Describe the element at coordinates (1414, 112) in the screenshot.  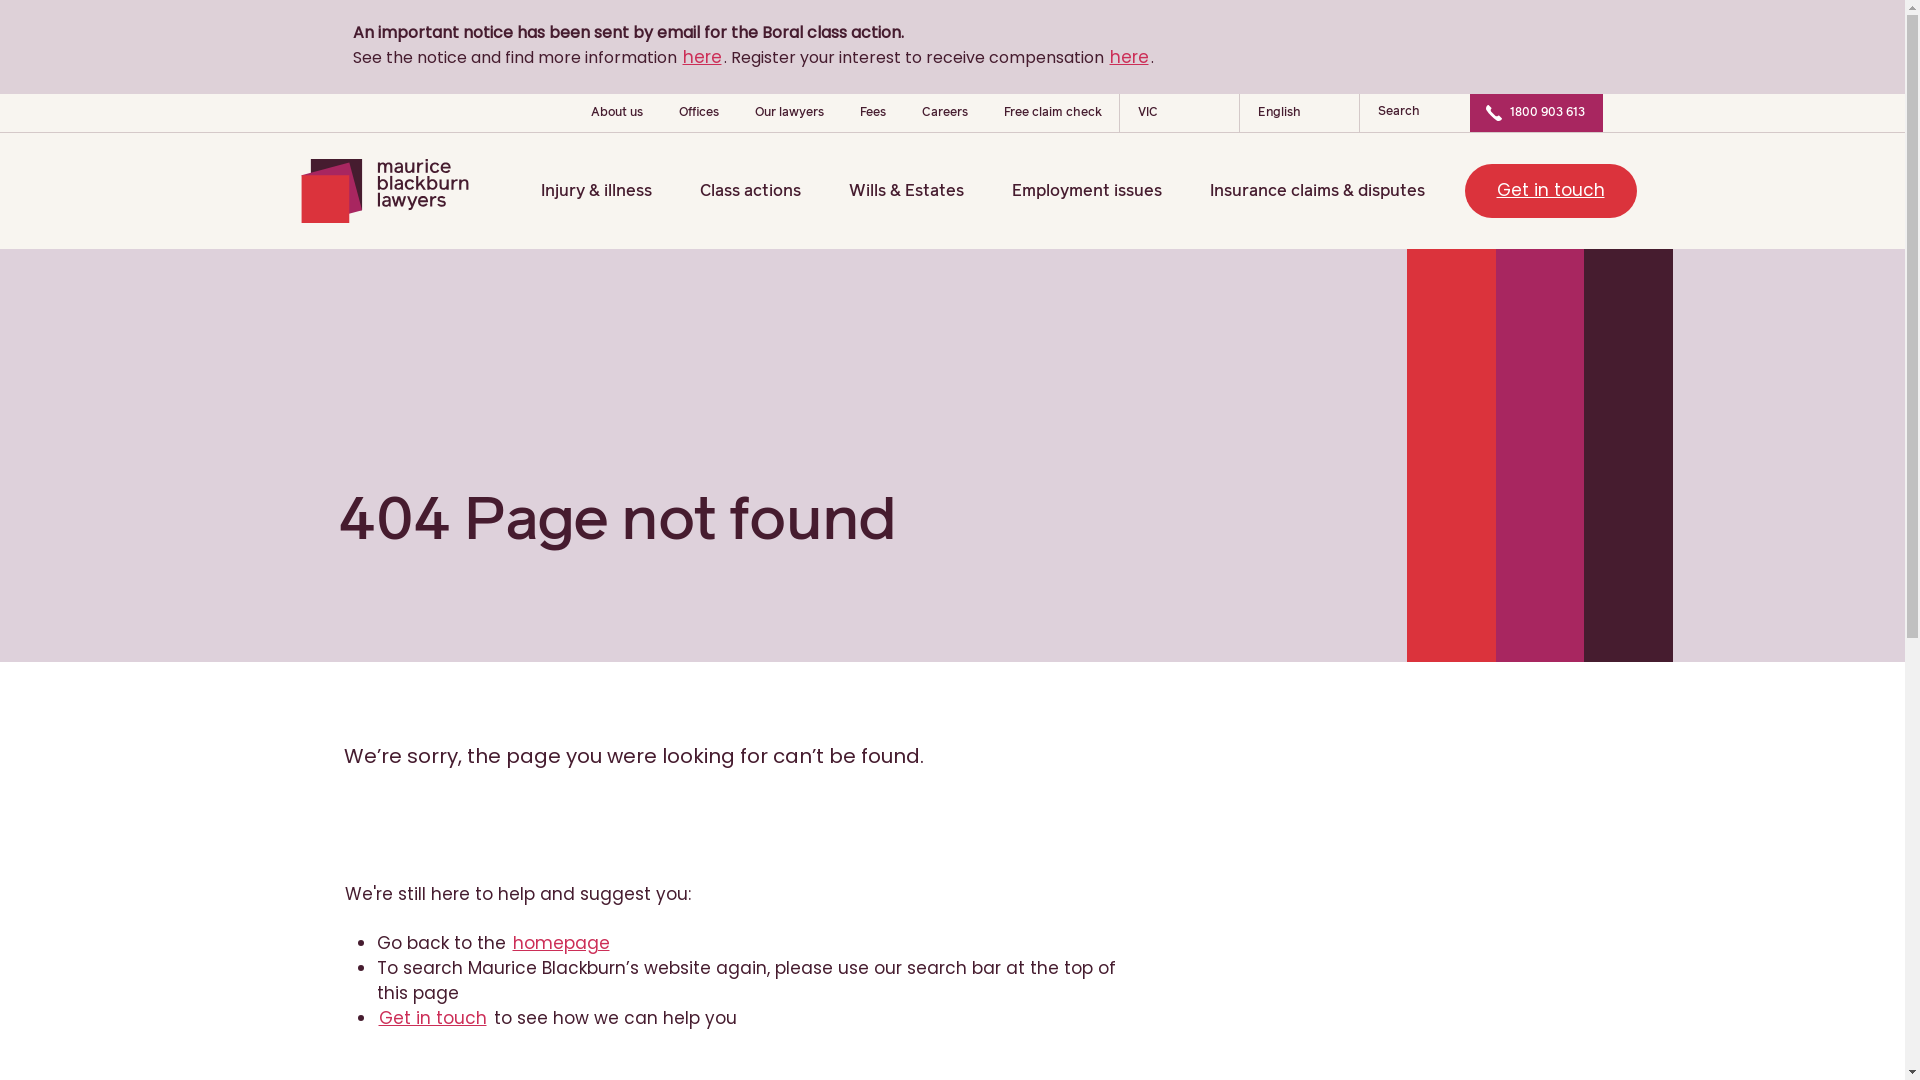
I see `'Search'` at that location.